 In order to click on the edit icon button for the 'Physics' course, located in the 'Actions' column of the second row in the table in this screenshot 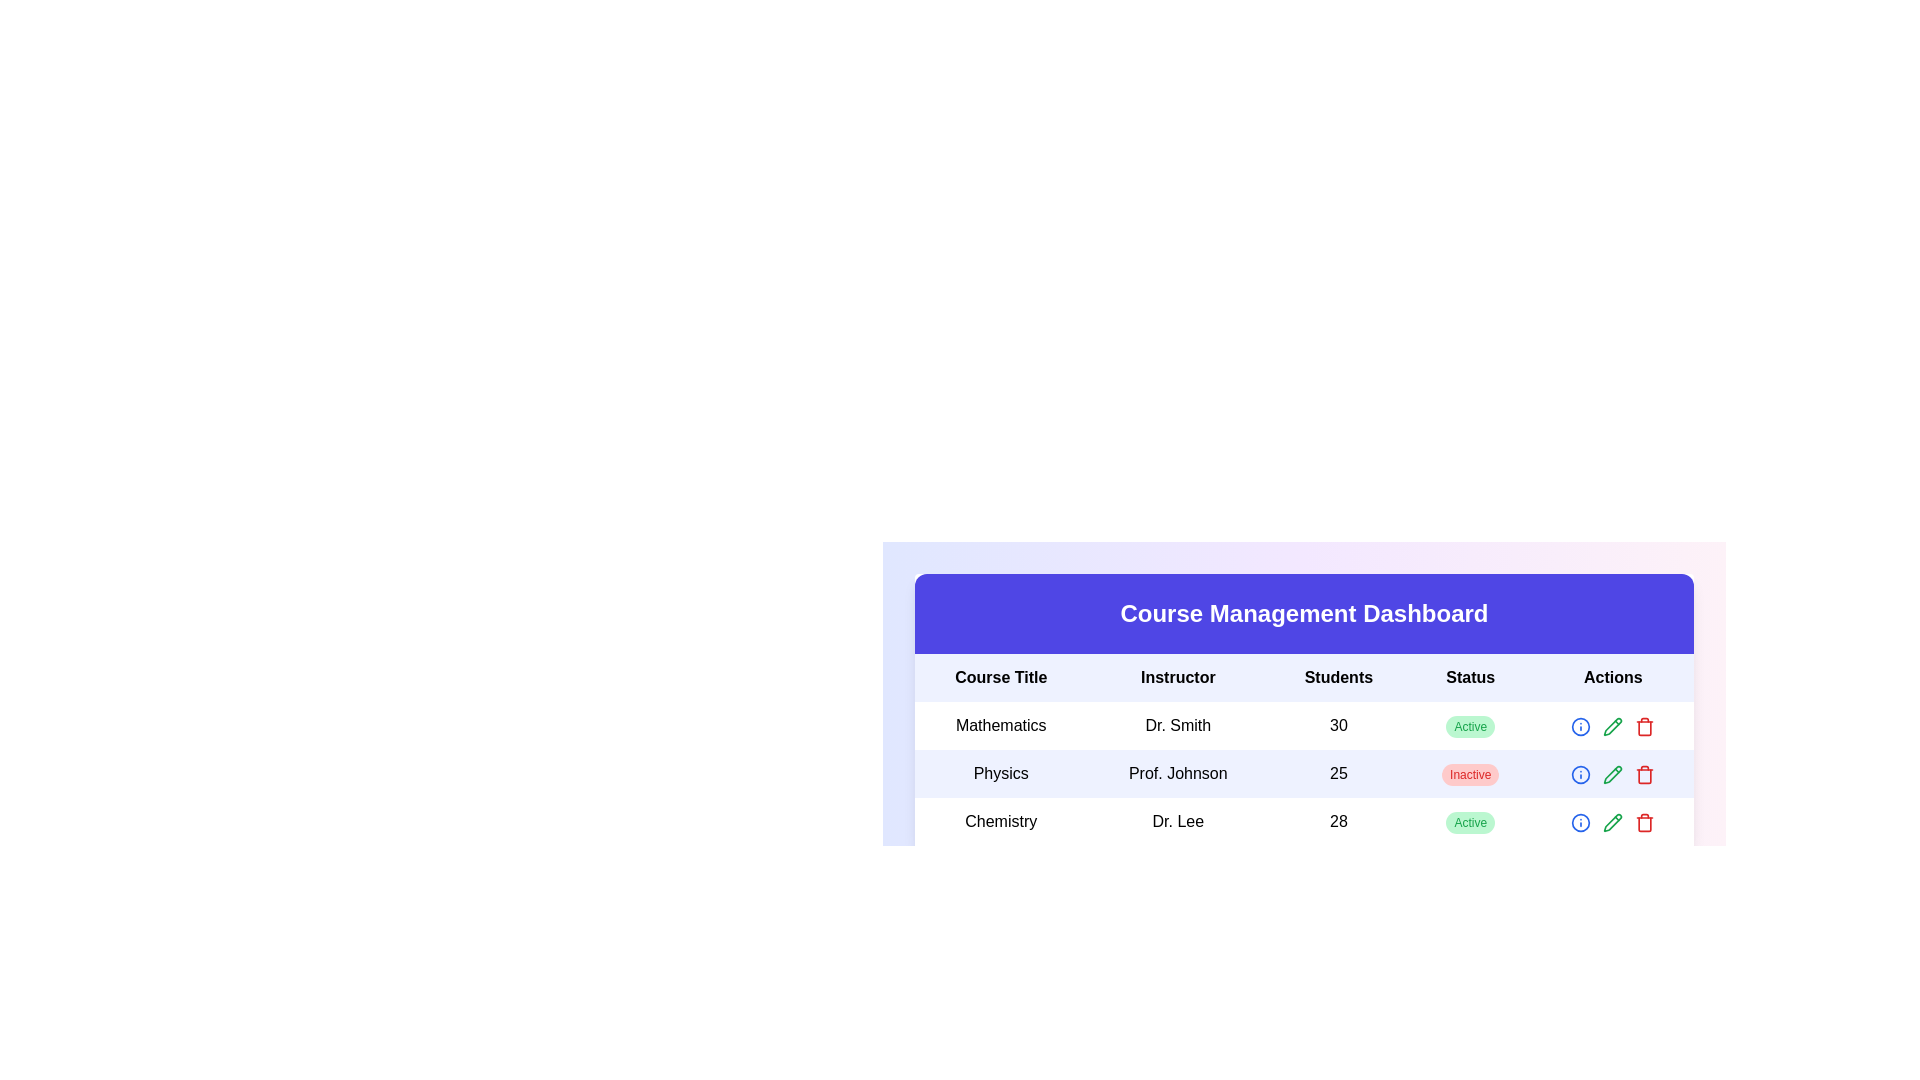, I will do `click(1613, 726)`.